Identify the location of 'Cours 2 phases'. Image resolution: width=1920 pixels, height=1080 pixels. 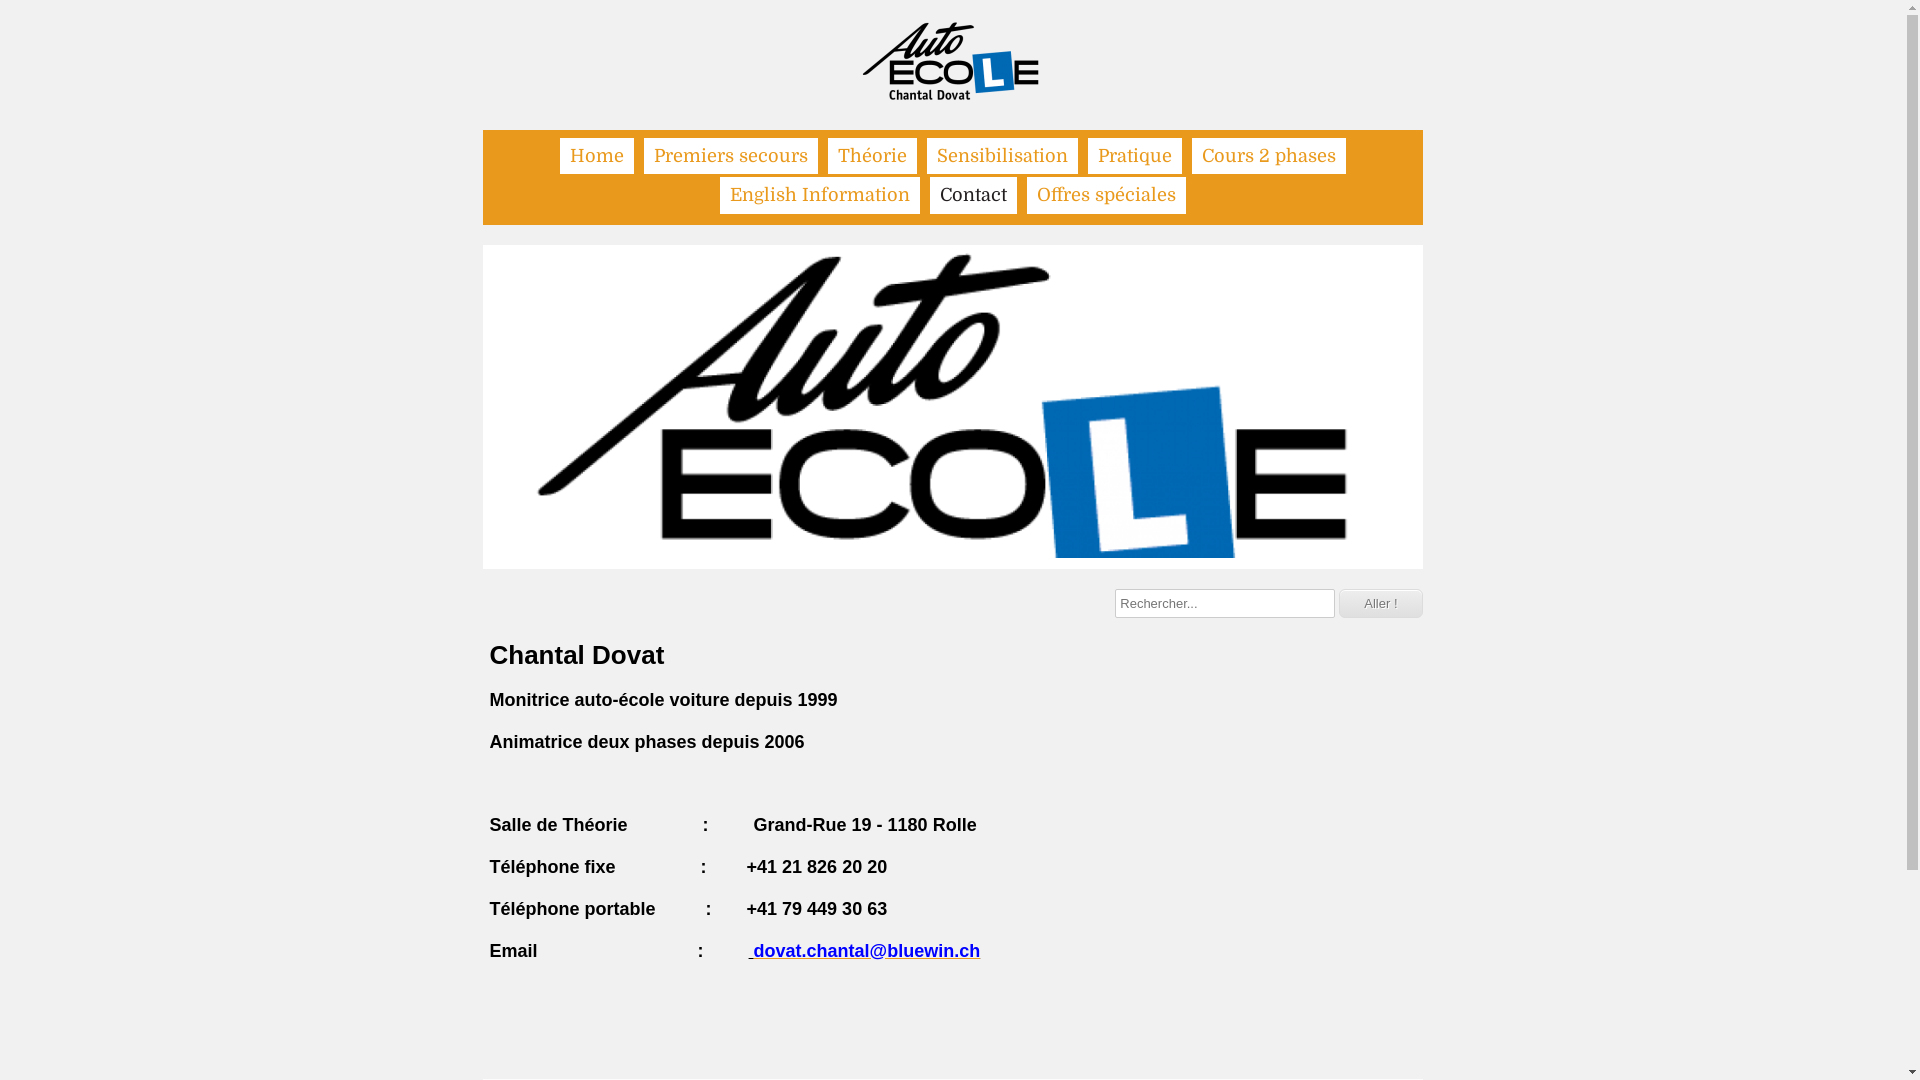
(1267, 154).